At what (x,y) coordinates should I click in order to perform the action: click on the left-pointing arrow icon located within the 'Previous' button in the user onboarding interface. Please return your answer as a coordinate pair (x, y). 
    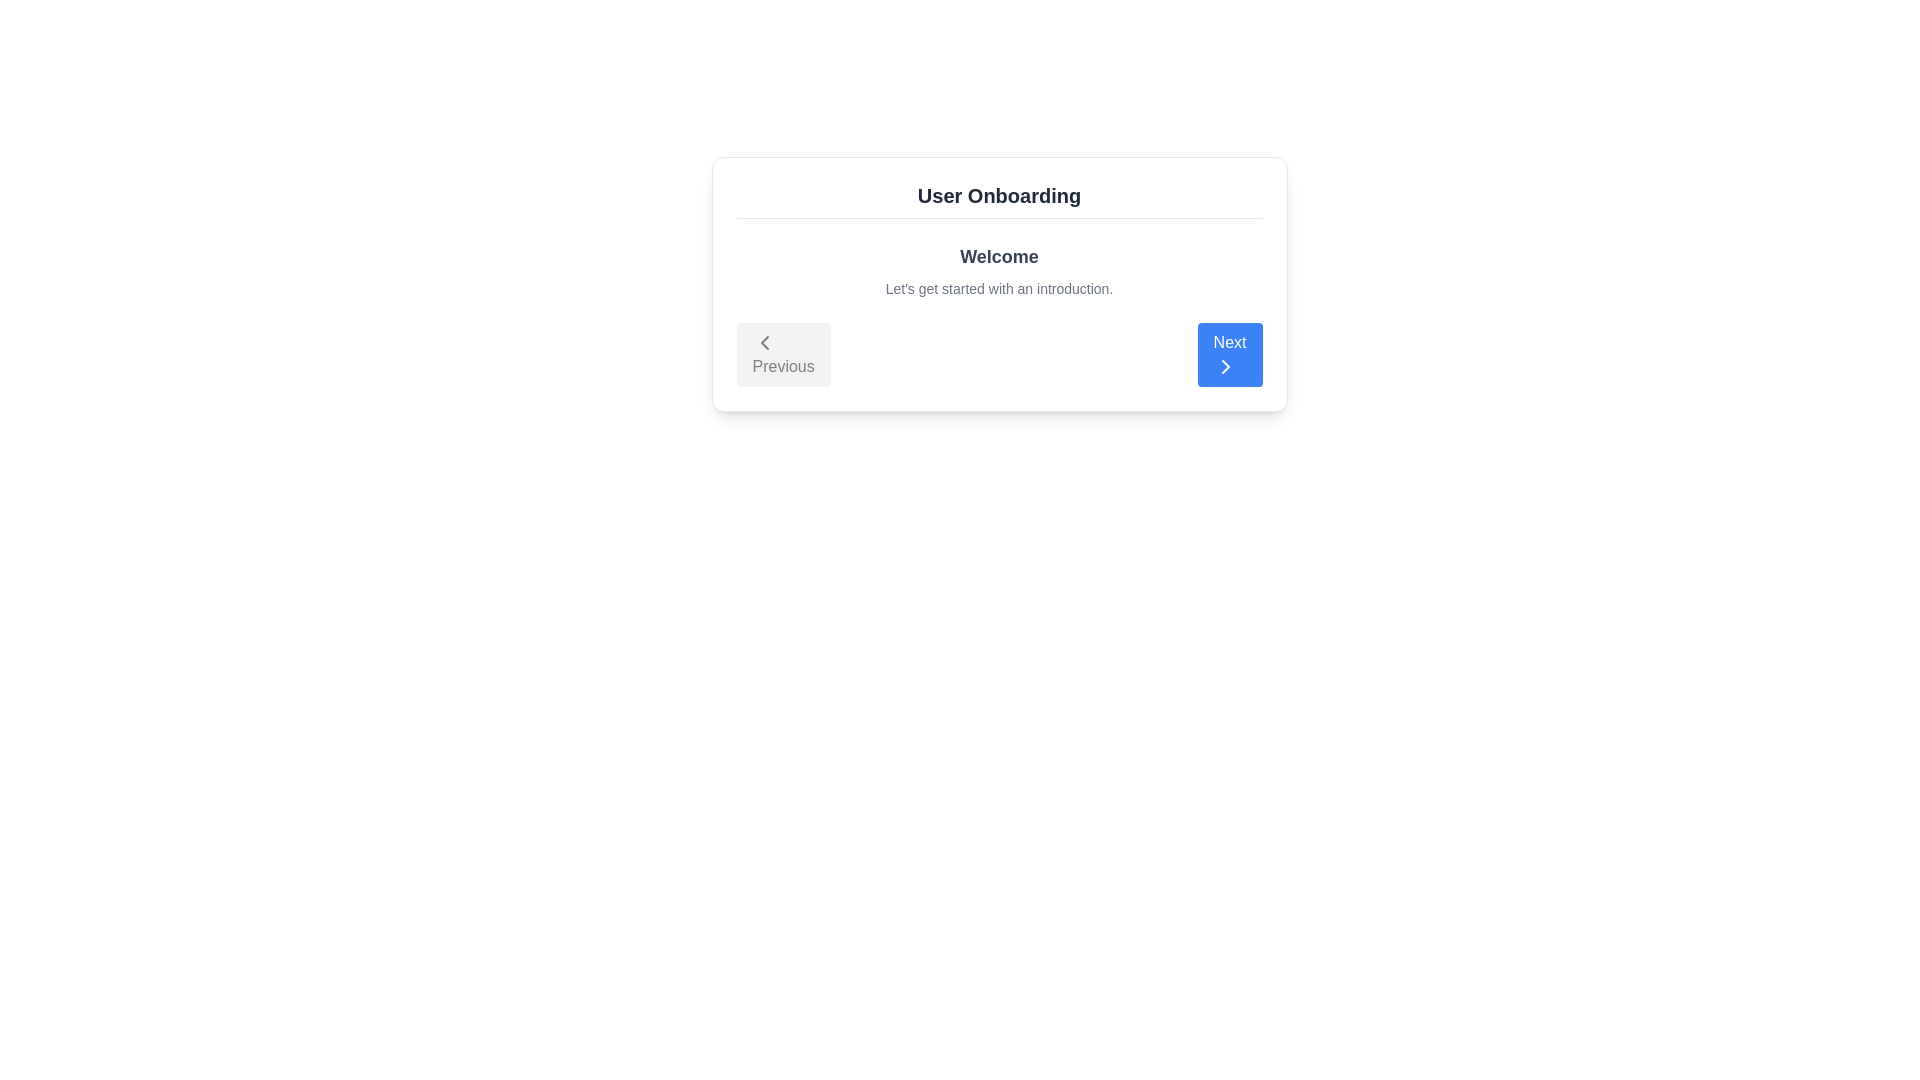
    Looking at the image, I should click on (763, 342).